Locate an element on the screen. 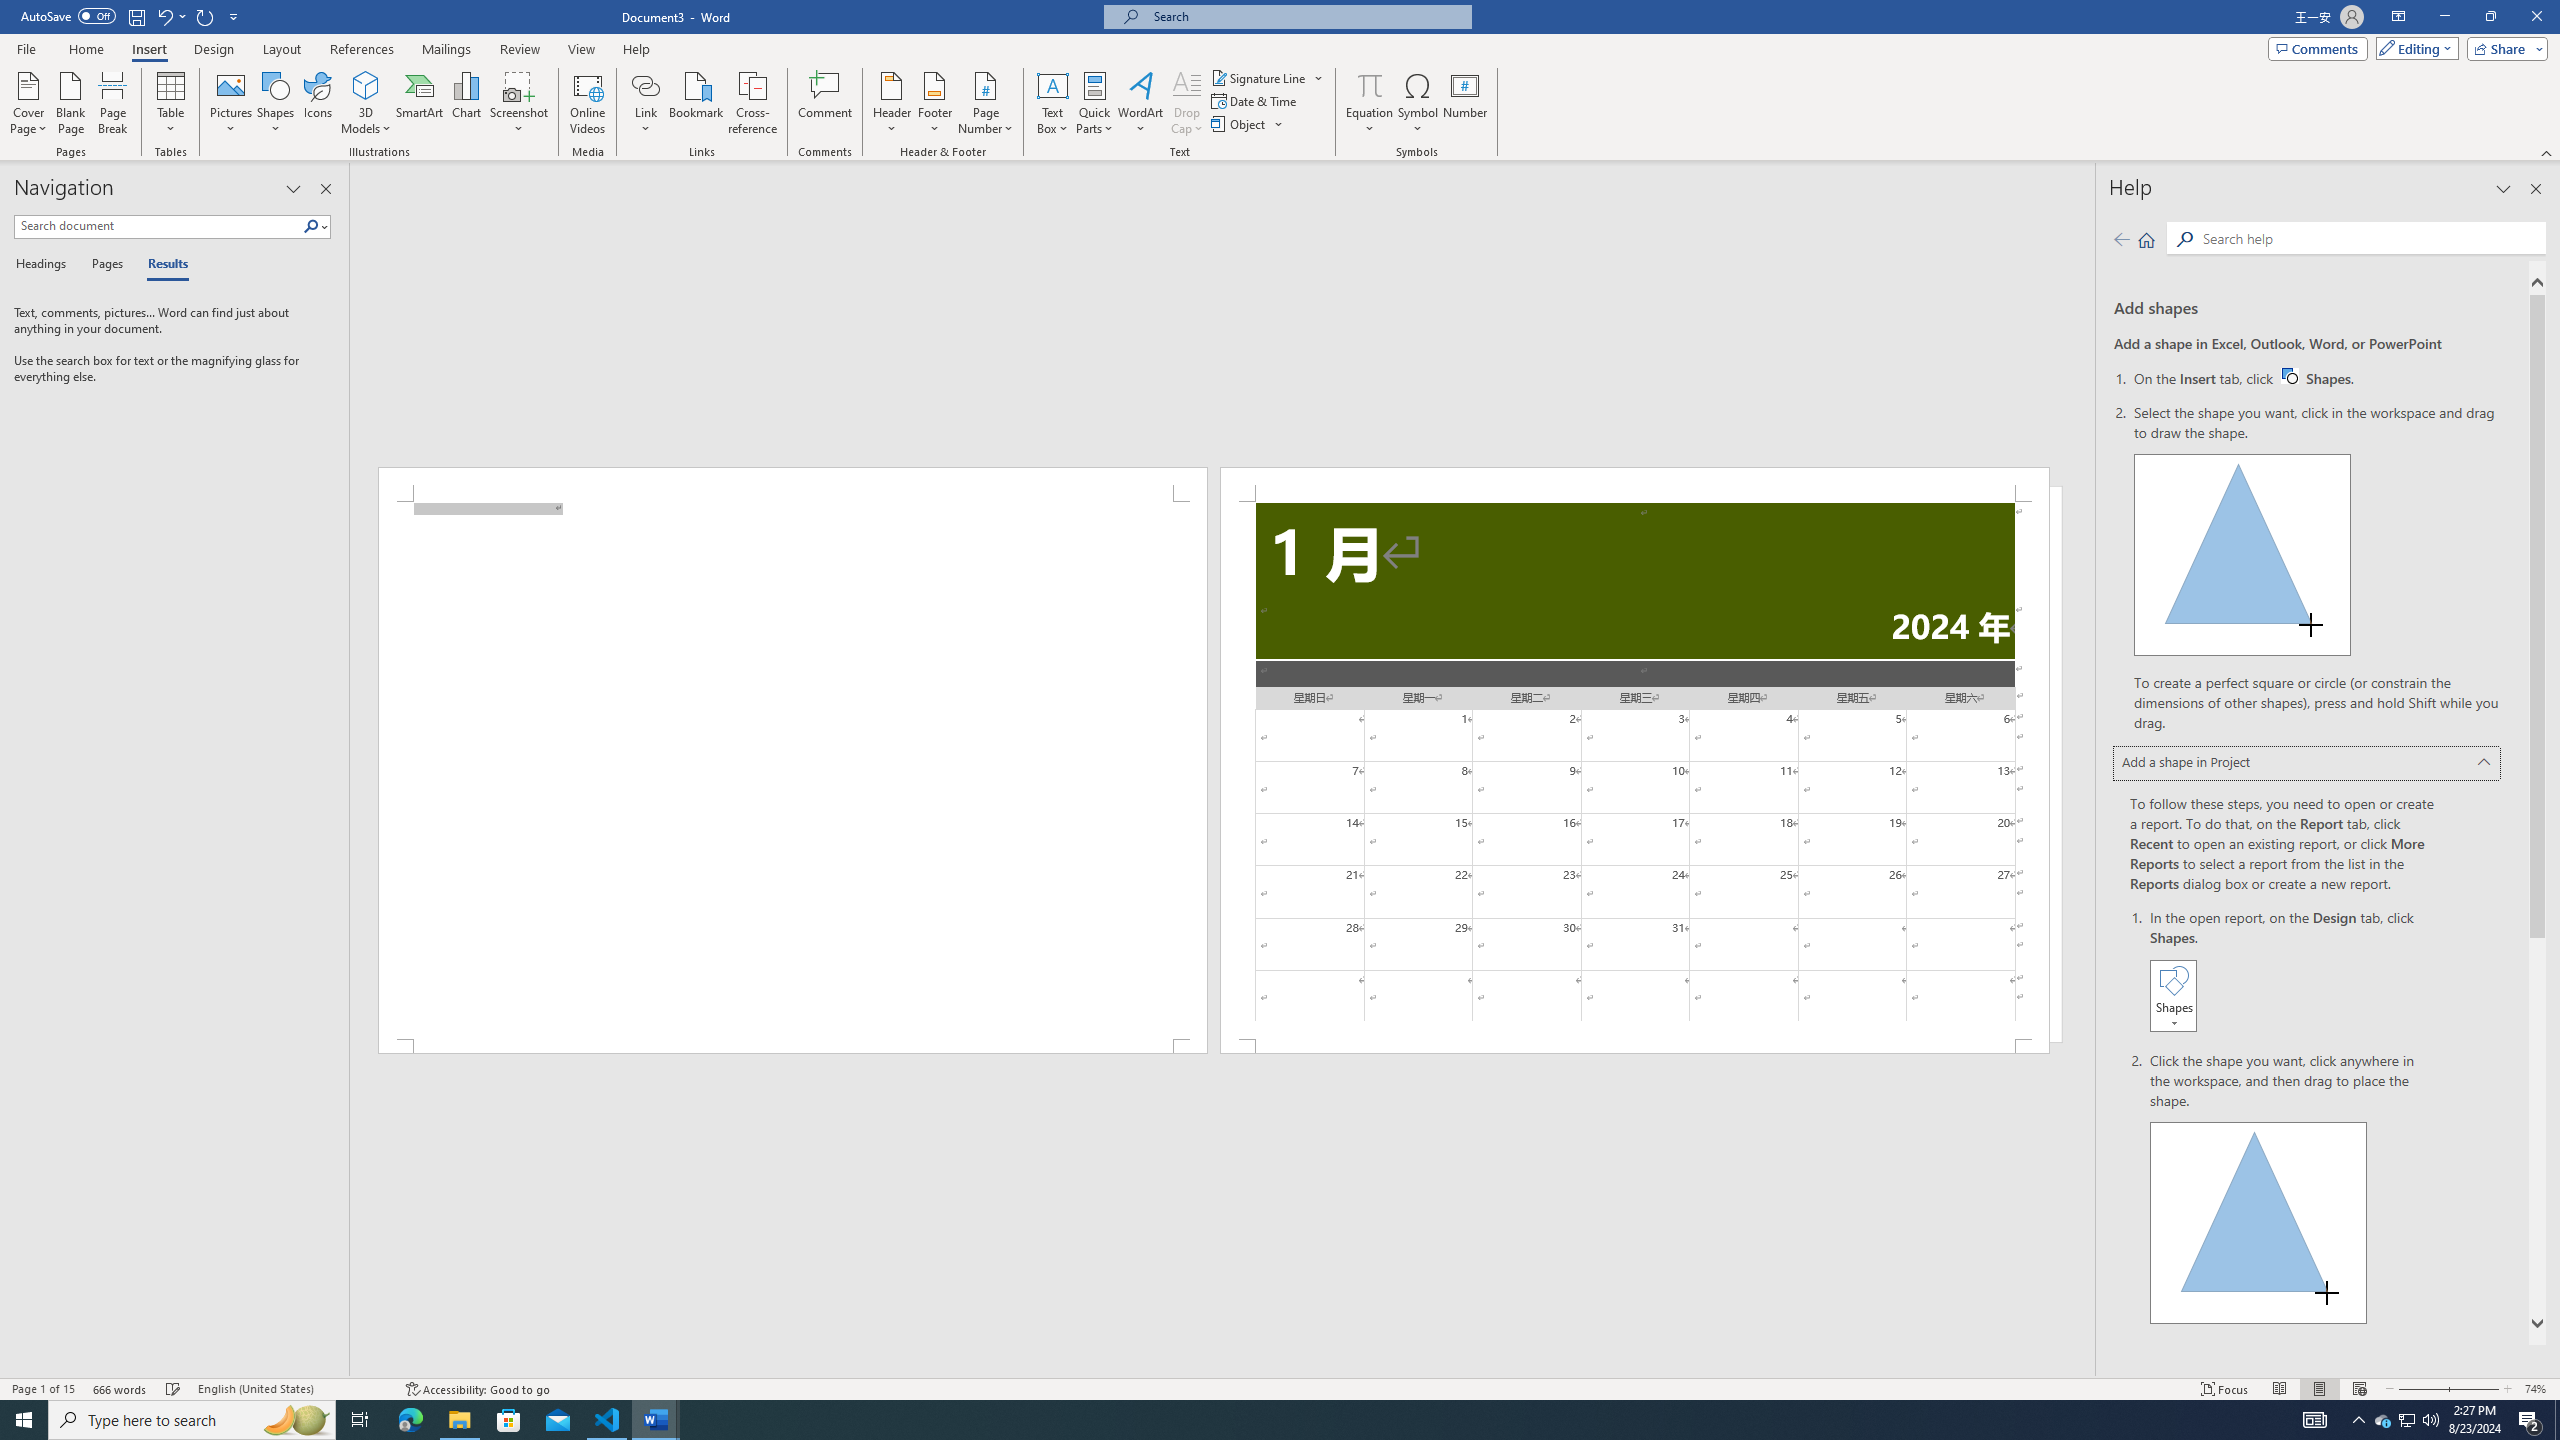 The width and height of the screenshot is (2560, 1440). 'Page Number' is located at coordinates (985, 103).